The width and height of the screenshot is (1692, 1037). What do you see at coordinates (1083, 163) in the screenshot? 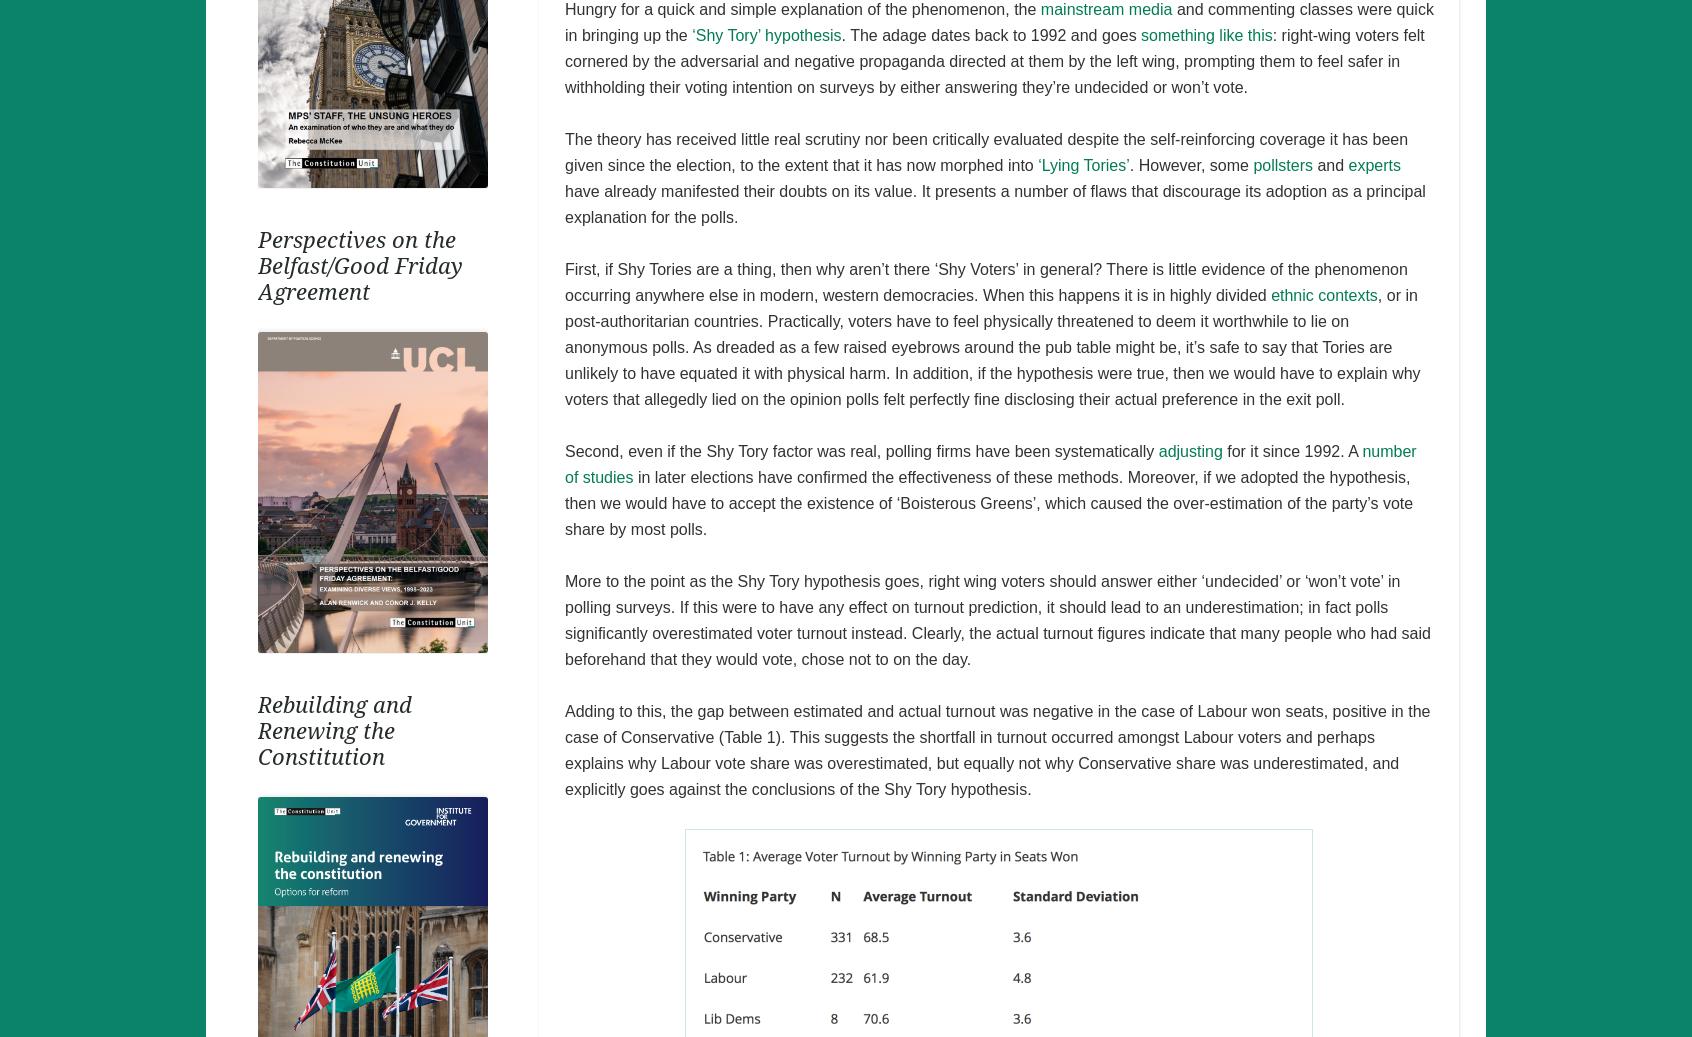
I see `'‘Lying Tories’'` at bounding box center [1083, 163].